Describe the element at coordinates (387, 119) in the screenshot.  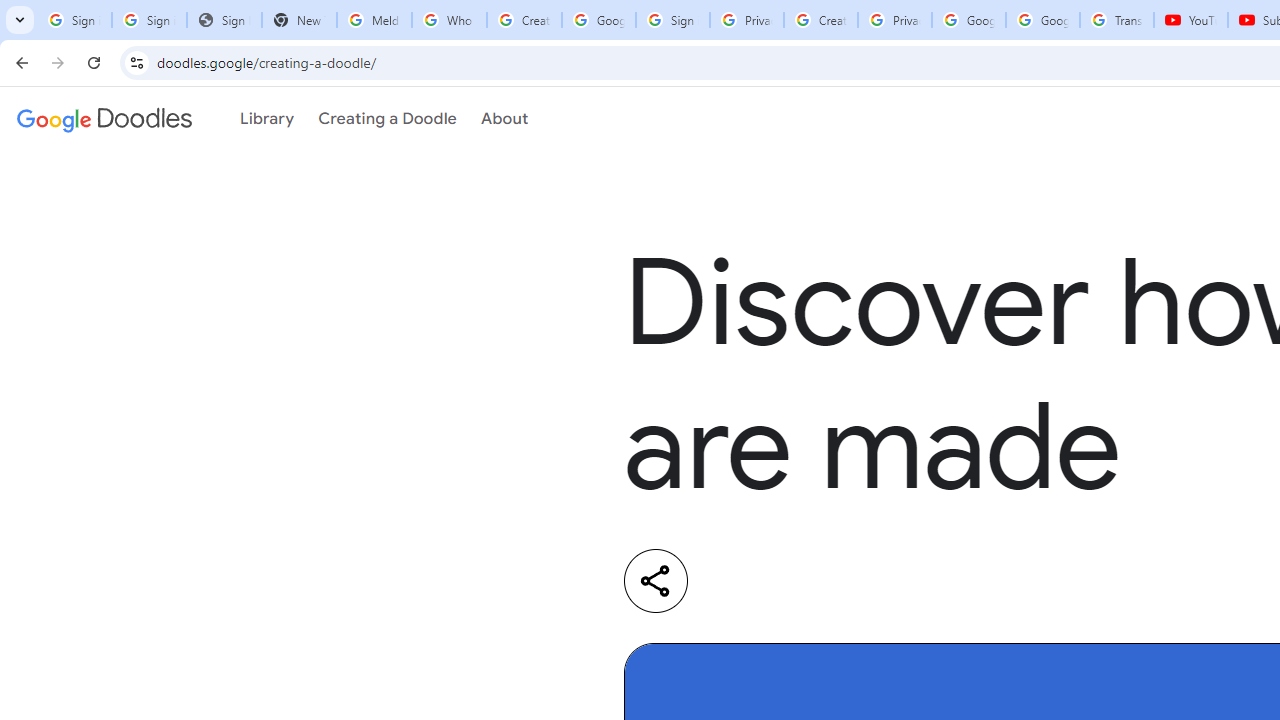
I see `'Creating a Doodle'` at that location.